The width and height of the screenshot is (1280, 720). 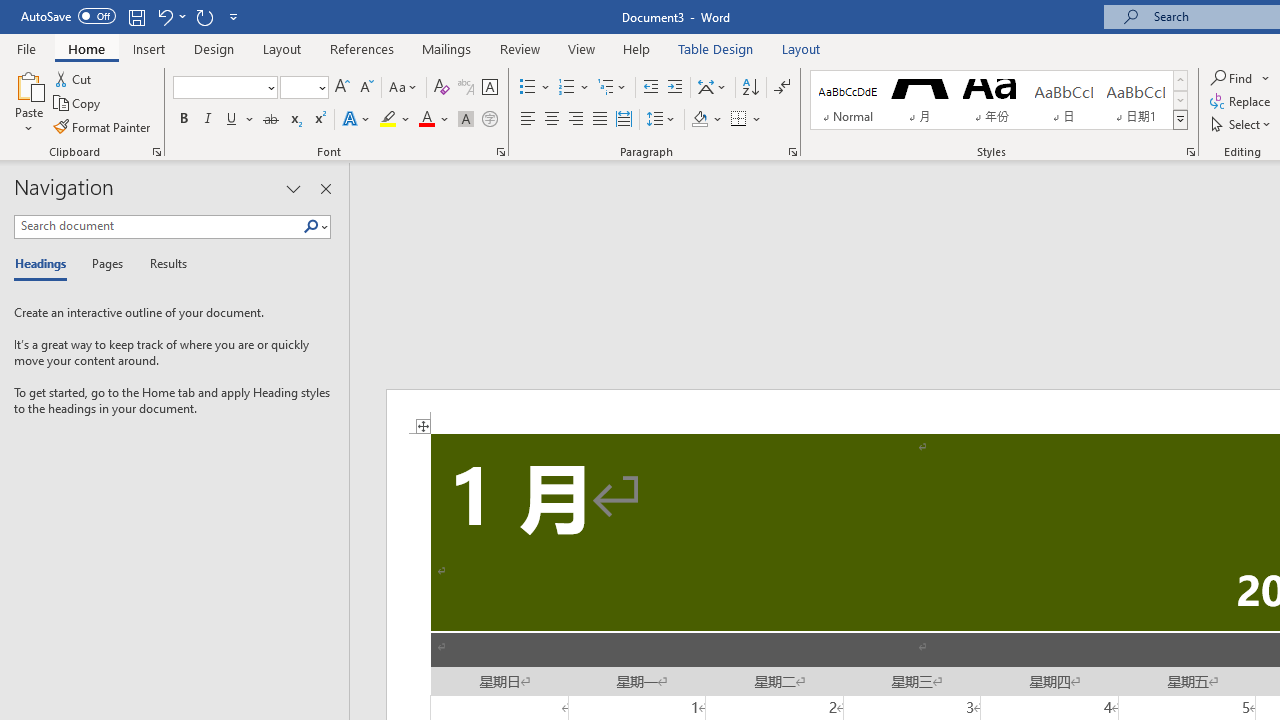 I want to click on 'Text Highlight Color', so click(x=395, y=119).